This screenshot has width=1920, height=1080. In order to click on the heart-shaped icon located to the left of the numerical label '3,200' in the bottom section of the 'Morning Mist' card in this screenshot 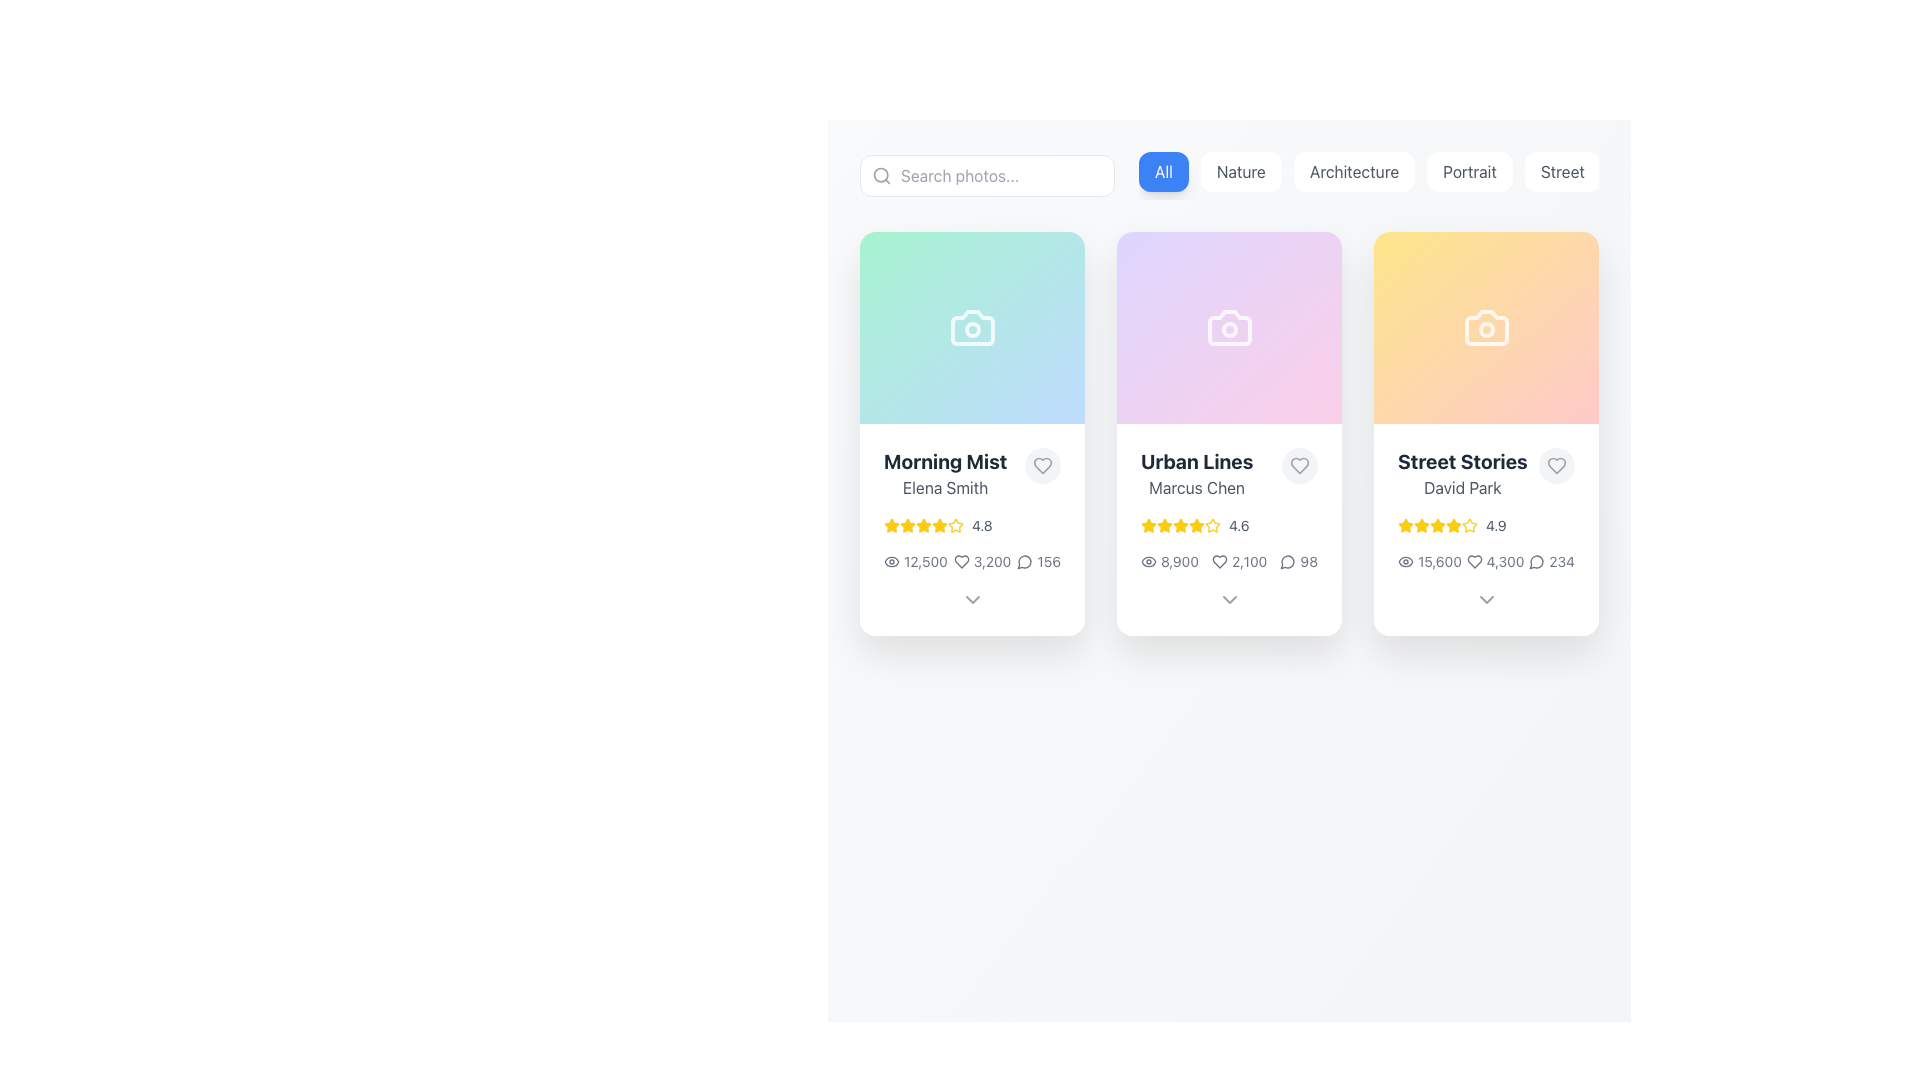, I will do `click(961, 562)`.